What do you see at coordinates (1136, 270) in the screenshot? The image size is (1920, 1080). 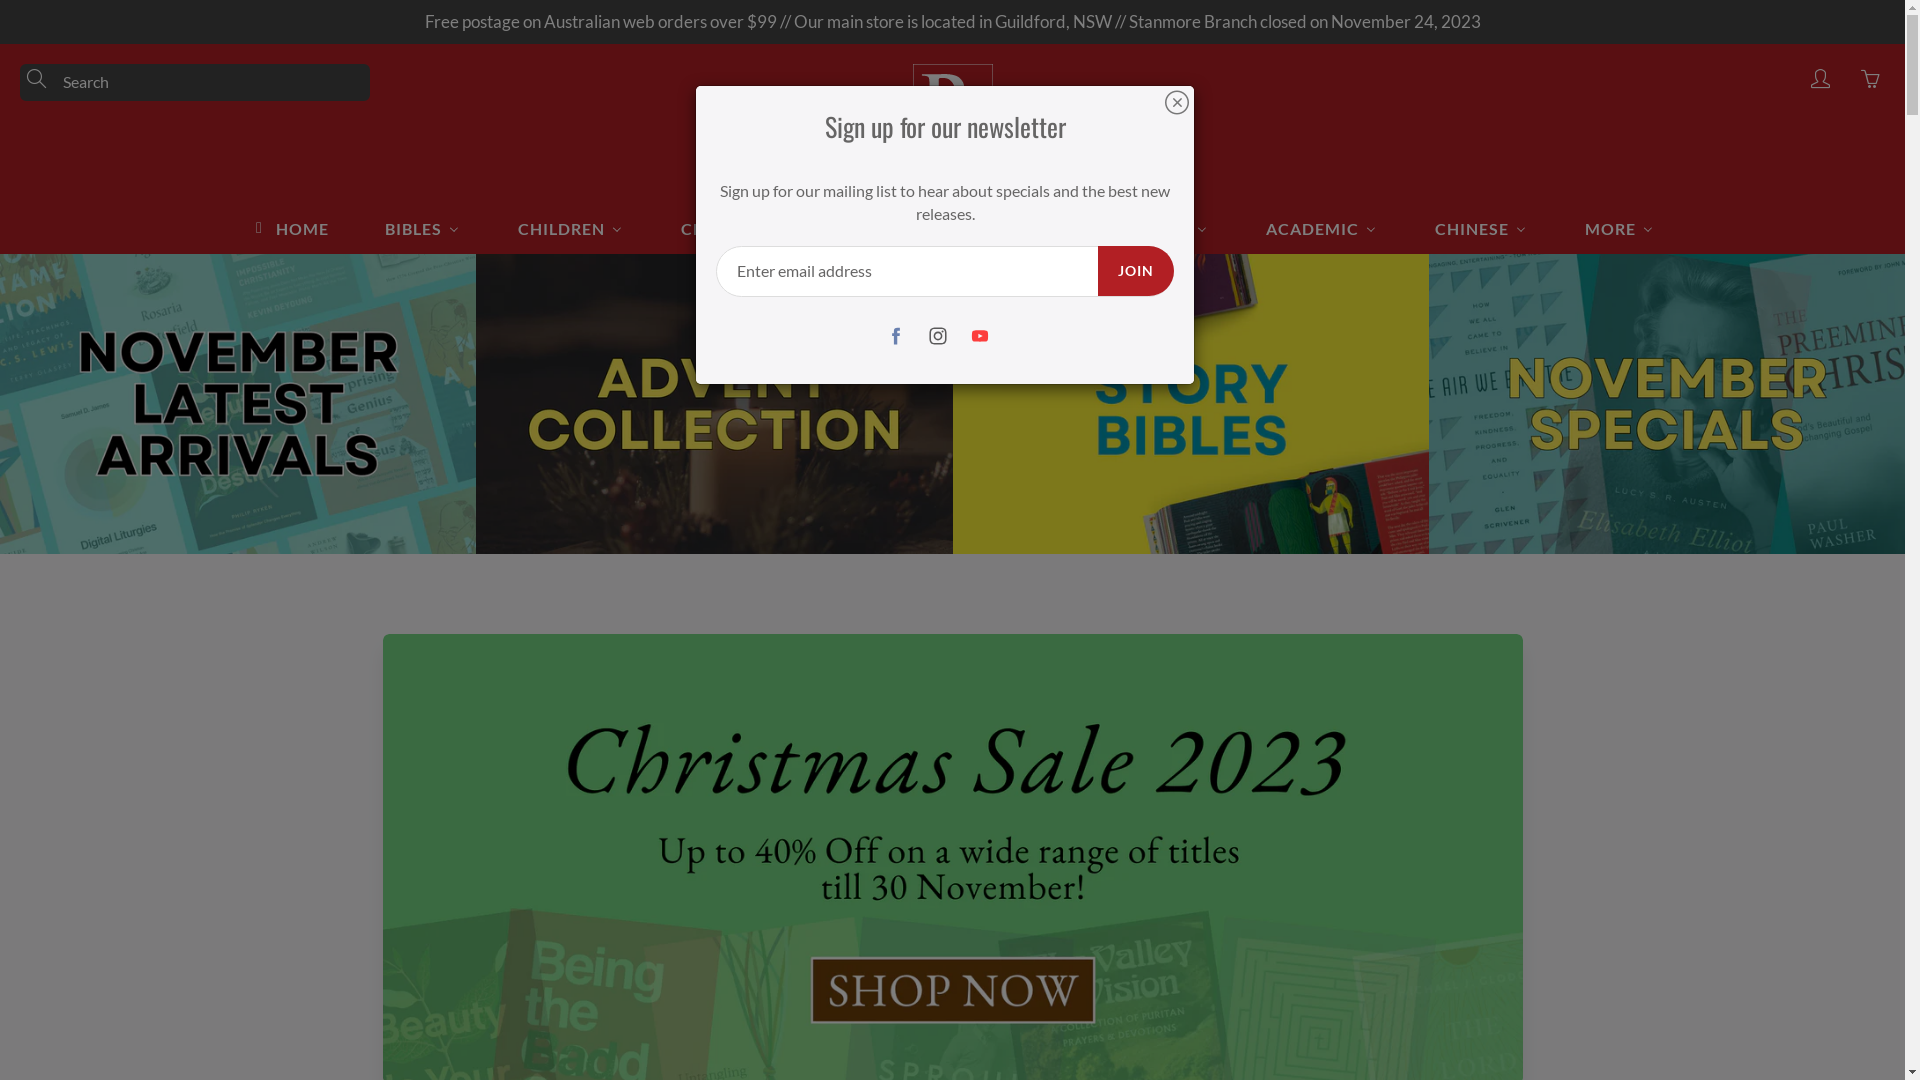 I see `'JOIN'` at bounding box center [1136, 270].